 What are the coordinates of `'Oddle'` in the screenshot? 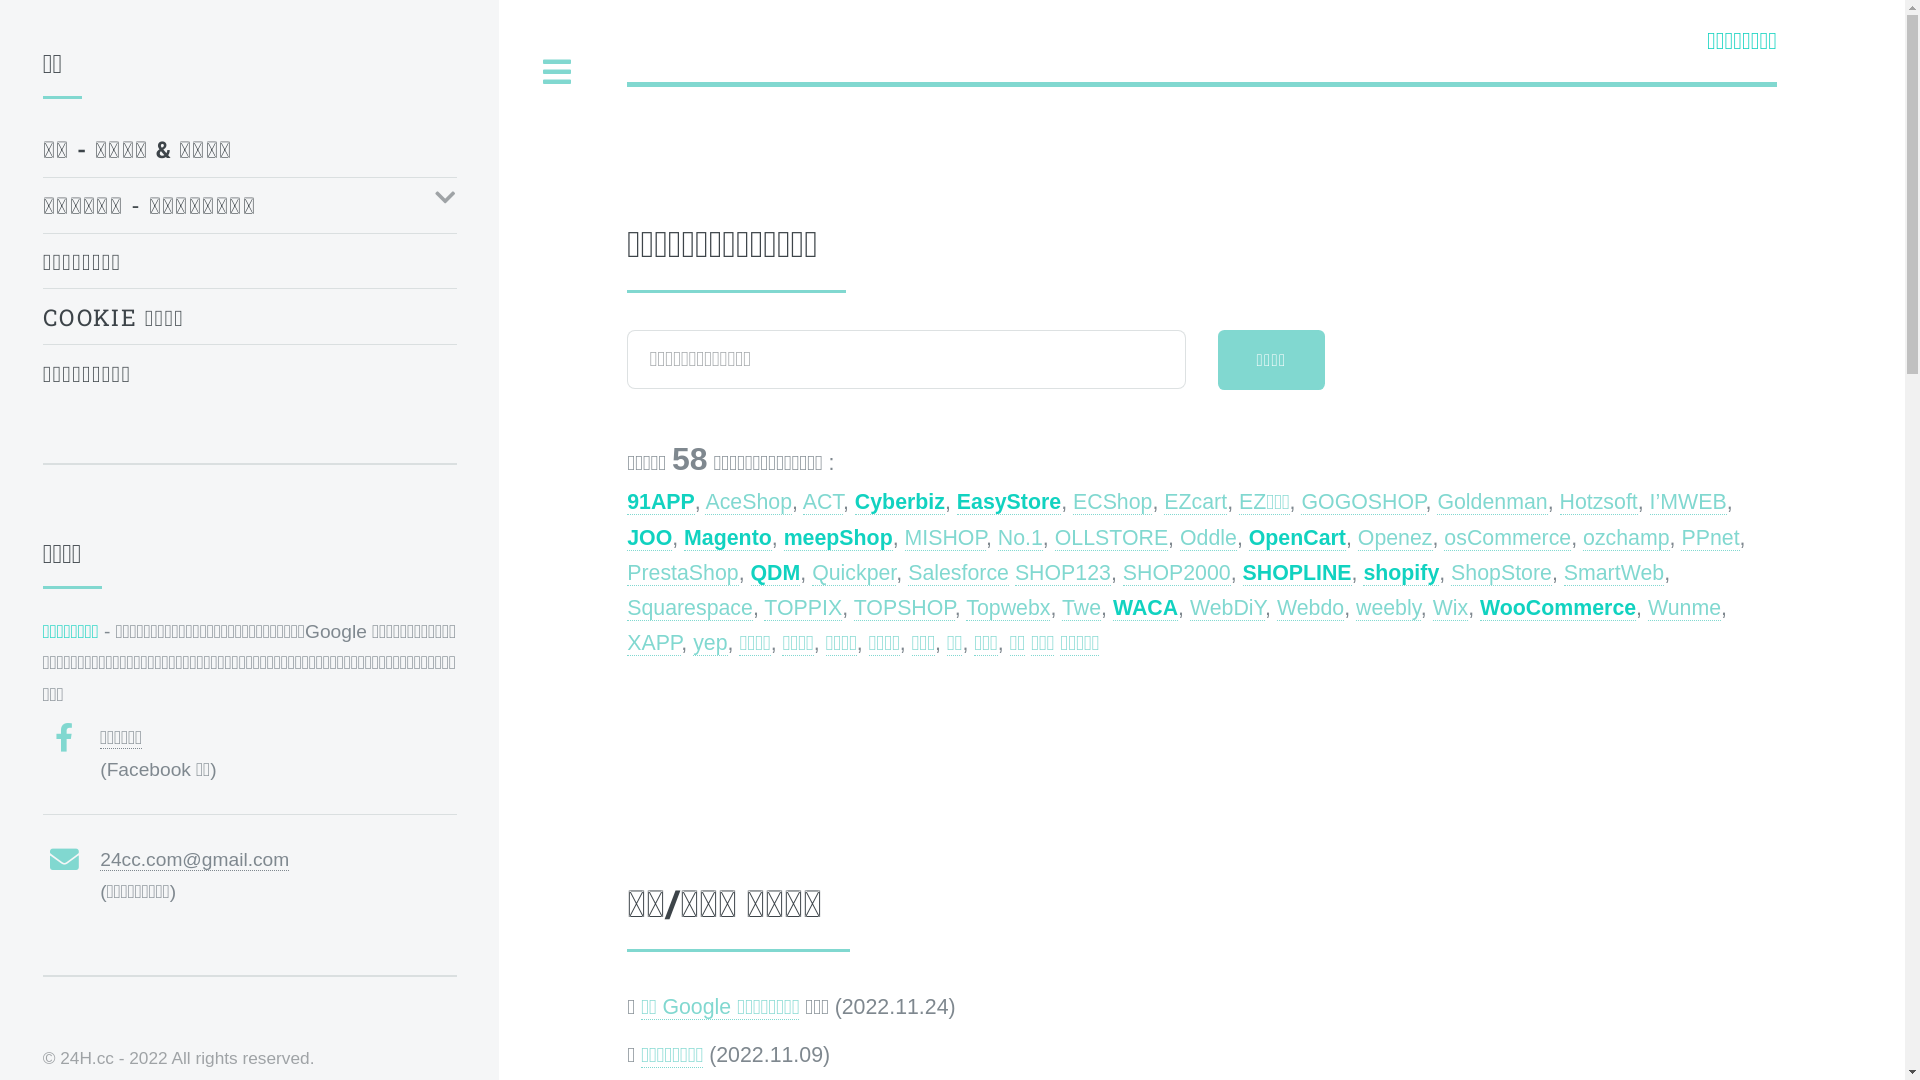 It's located at (1207, 537).